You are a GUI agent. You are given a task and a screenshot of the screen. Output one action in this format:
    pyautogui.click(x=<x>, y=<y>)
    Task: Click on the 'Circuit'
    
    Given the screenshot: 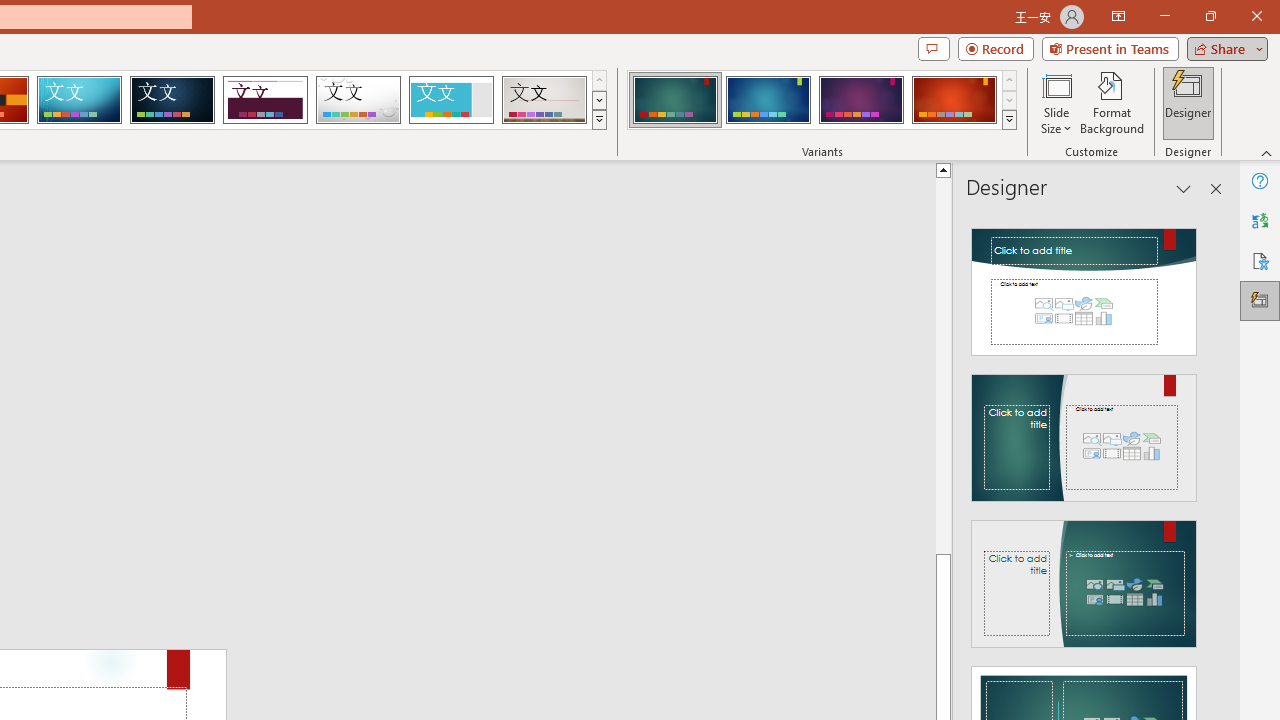 What is the action you would take?
    pyautogui.click(x=79, y=100)
    